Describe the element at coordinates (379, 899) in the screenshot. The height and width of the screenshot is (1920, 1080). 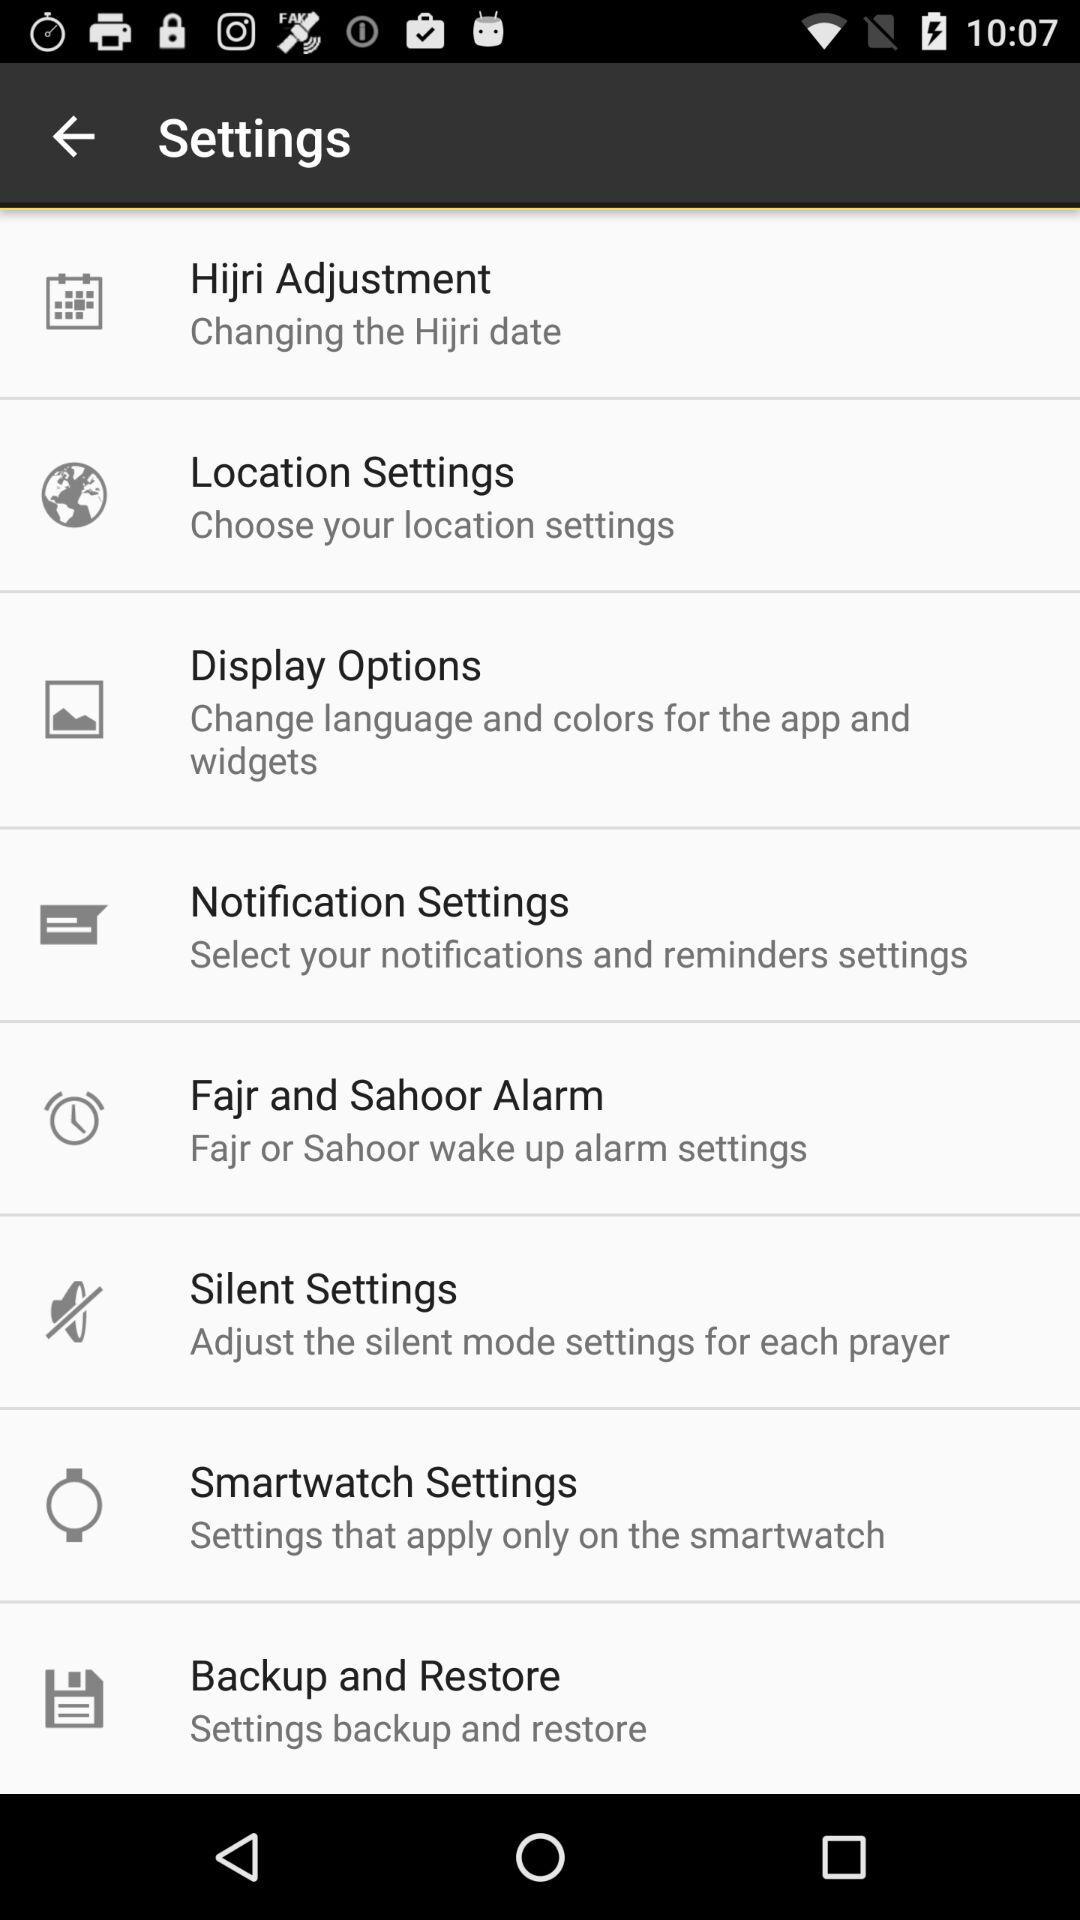
I see `notification settings app` at that location.